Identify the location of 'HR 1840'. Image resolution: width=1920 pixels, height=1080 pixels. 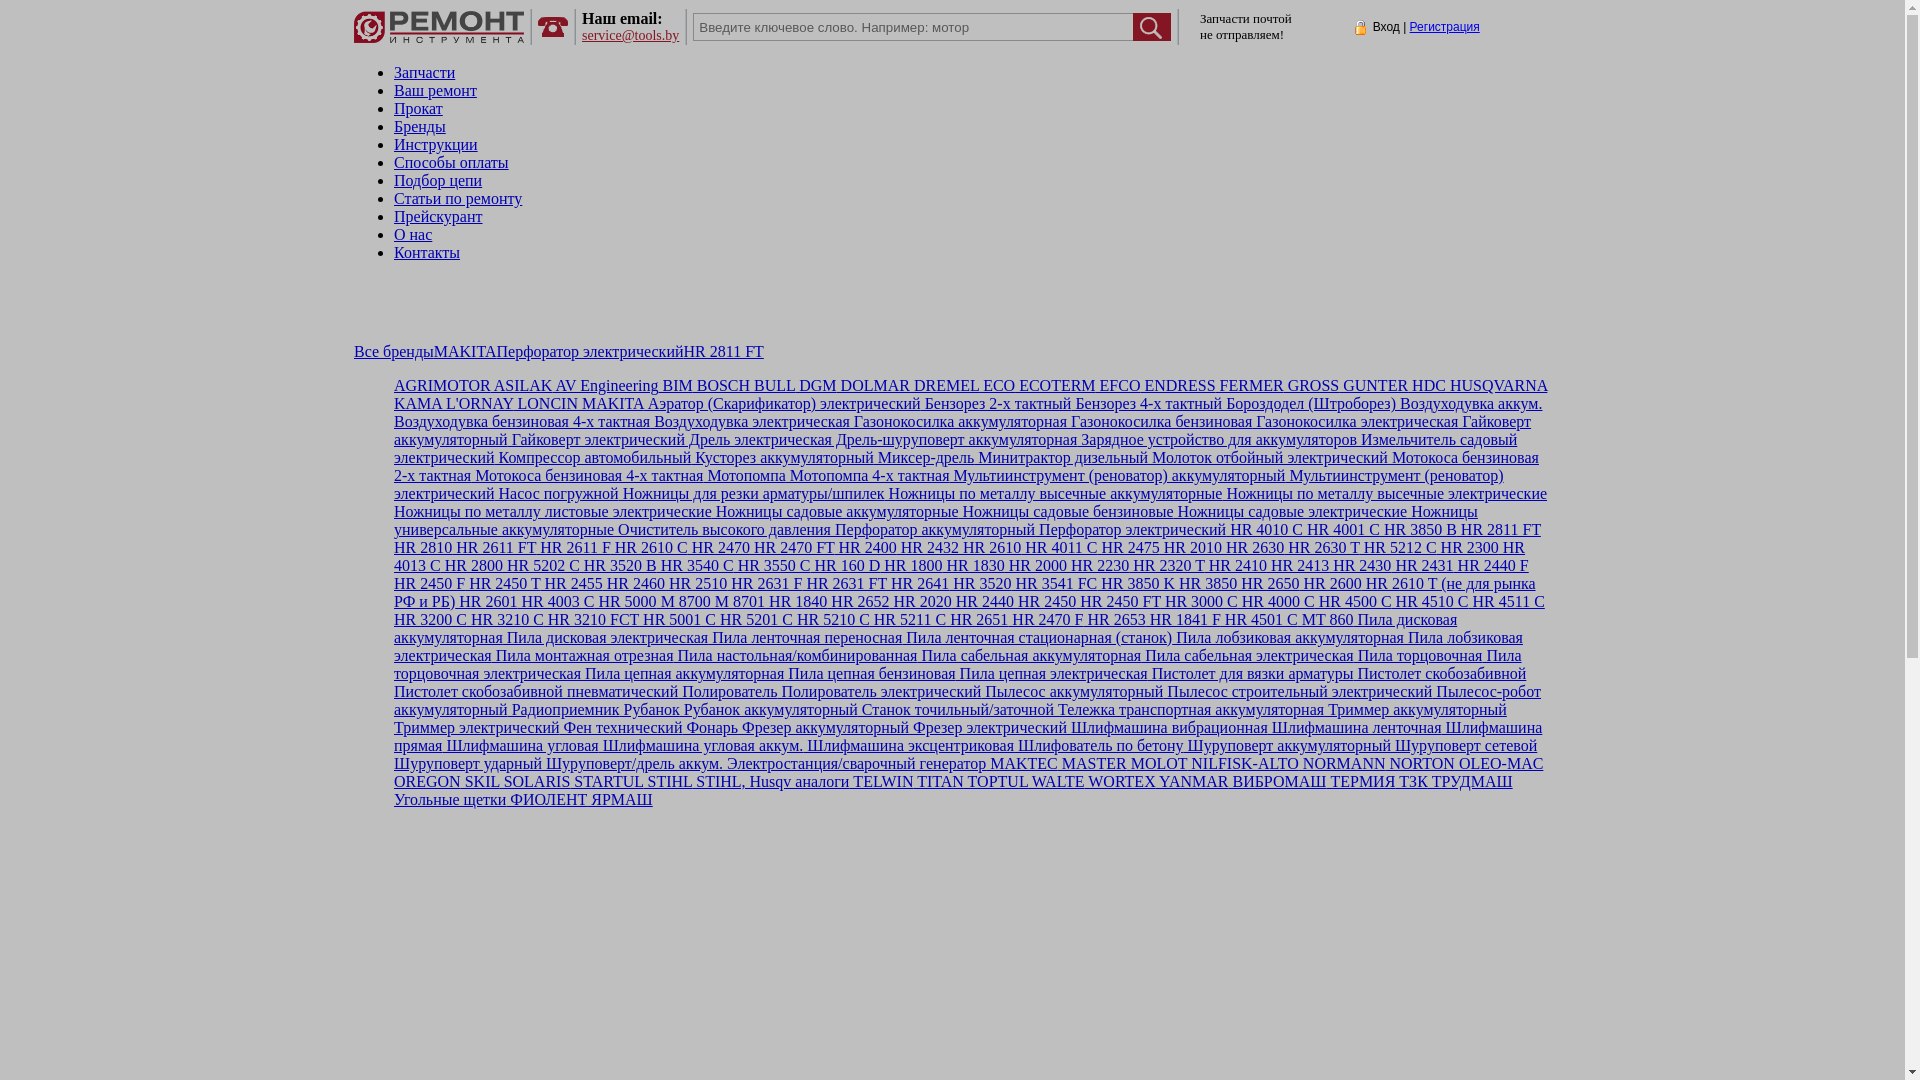
(795, 600).